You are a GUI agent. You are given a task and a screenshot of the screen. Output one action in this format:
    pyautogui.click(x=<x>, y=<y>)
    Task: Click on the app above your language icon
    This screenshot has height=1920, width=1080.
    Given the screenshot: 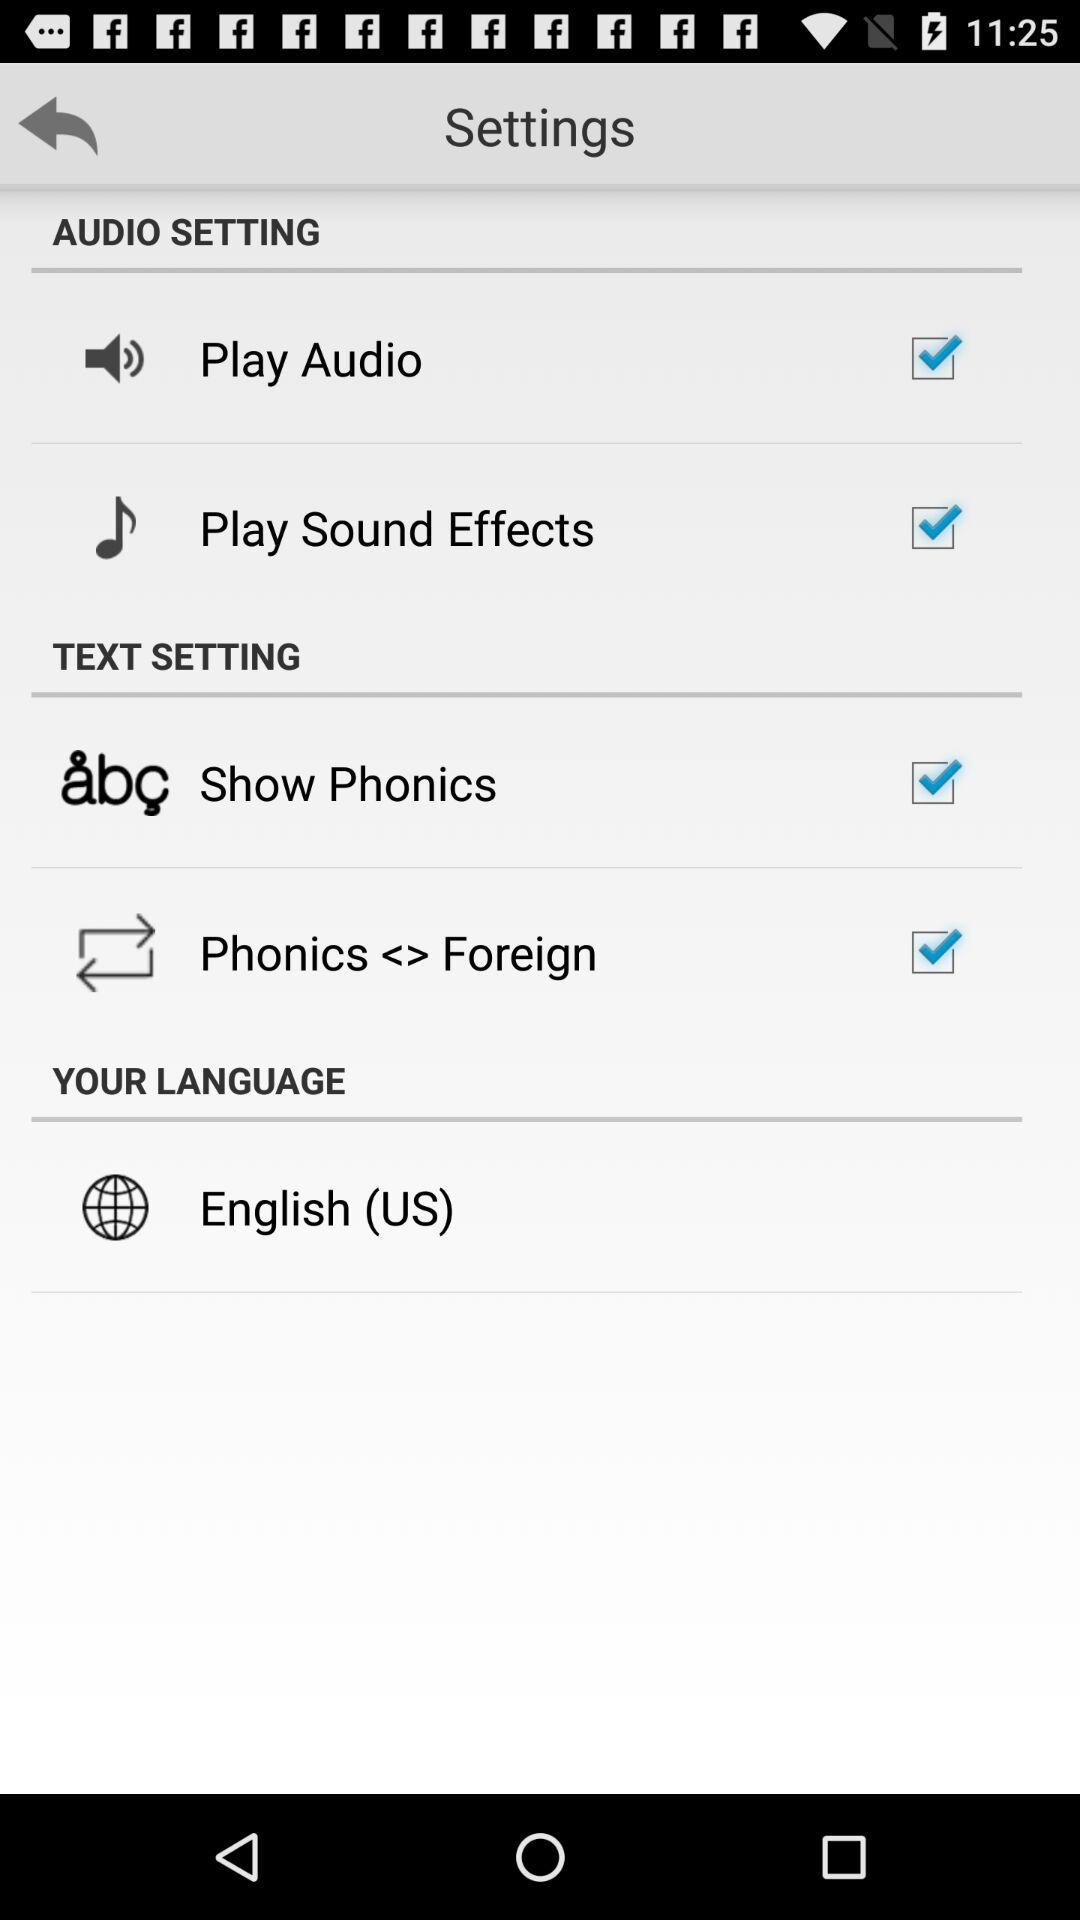 What is the action you would take?
    pyautogui.click(x=398, y=951)
    